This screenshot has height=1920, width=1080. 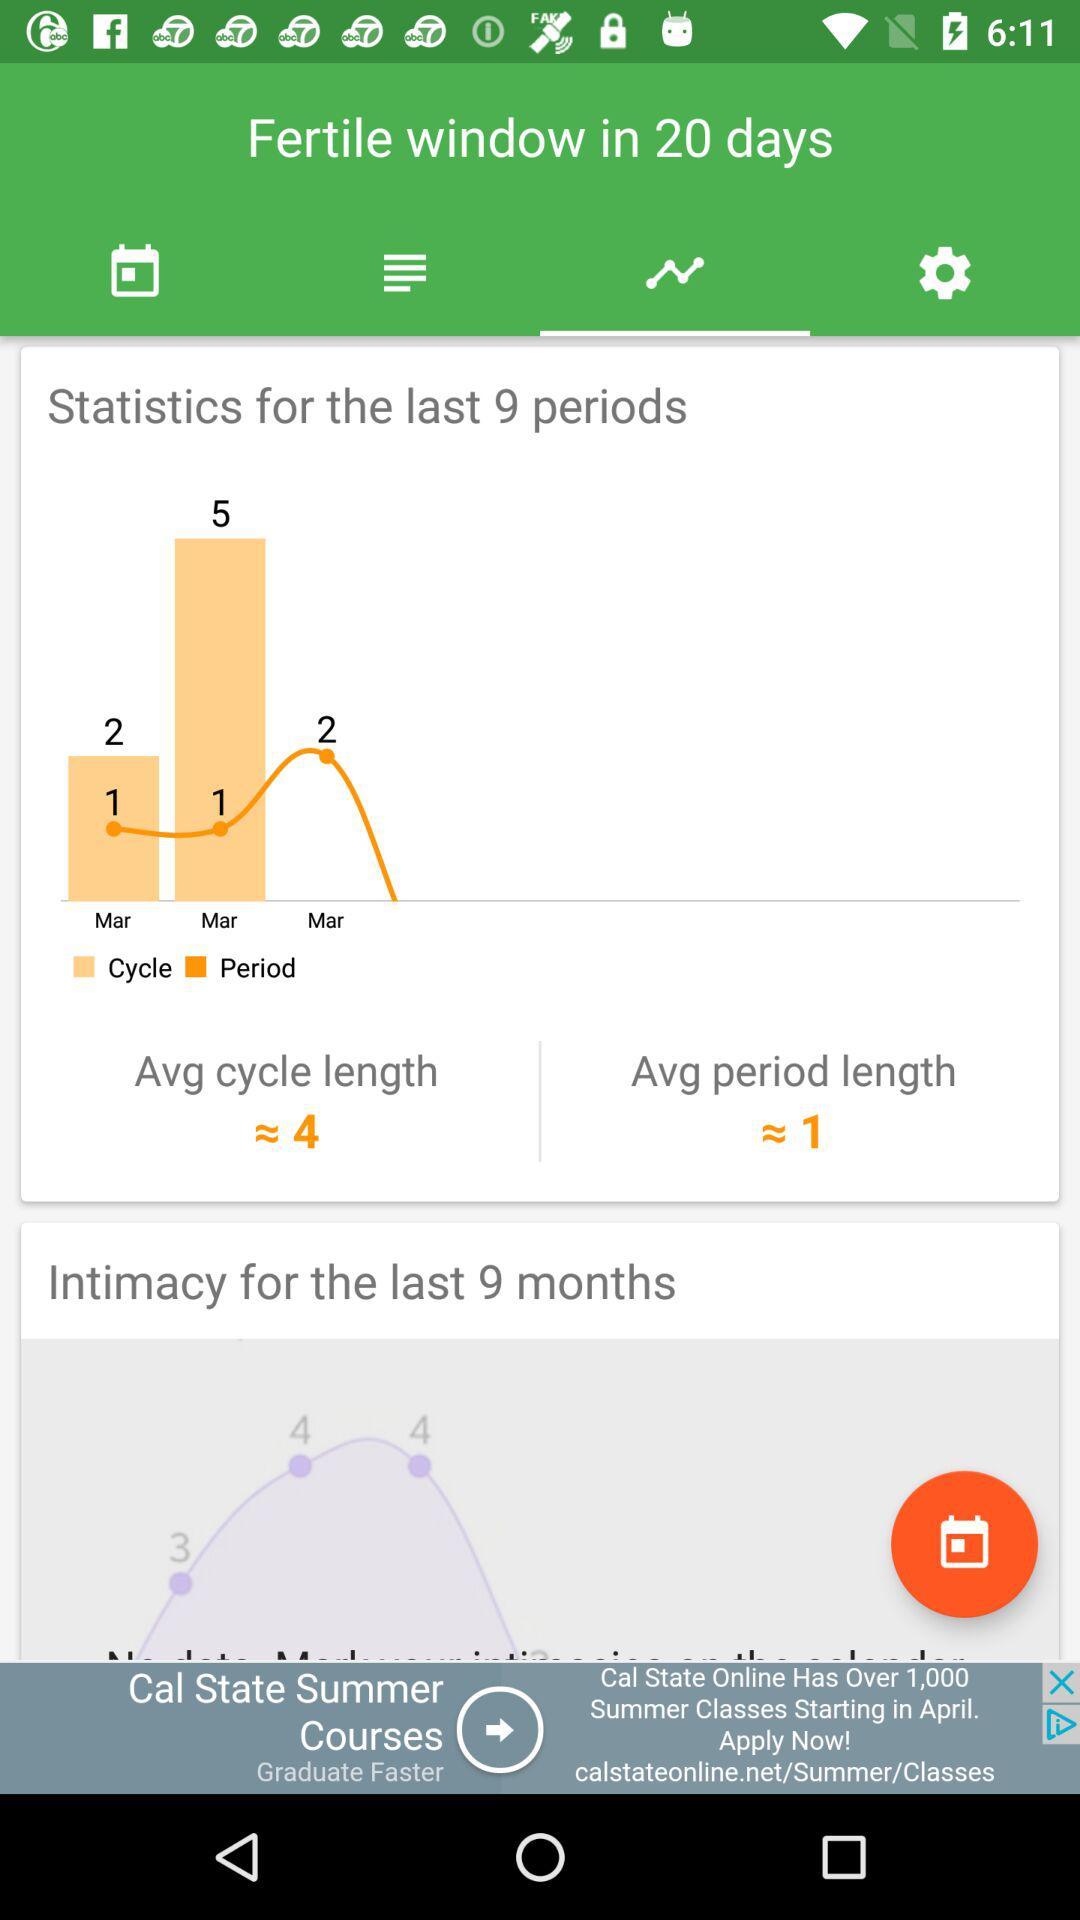 What do you see at coordinates (963, 1543) in the screenshot?
I see `the date_range icon` at bounding box center [963, 1543].